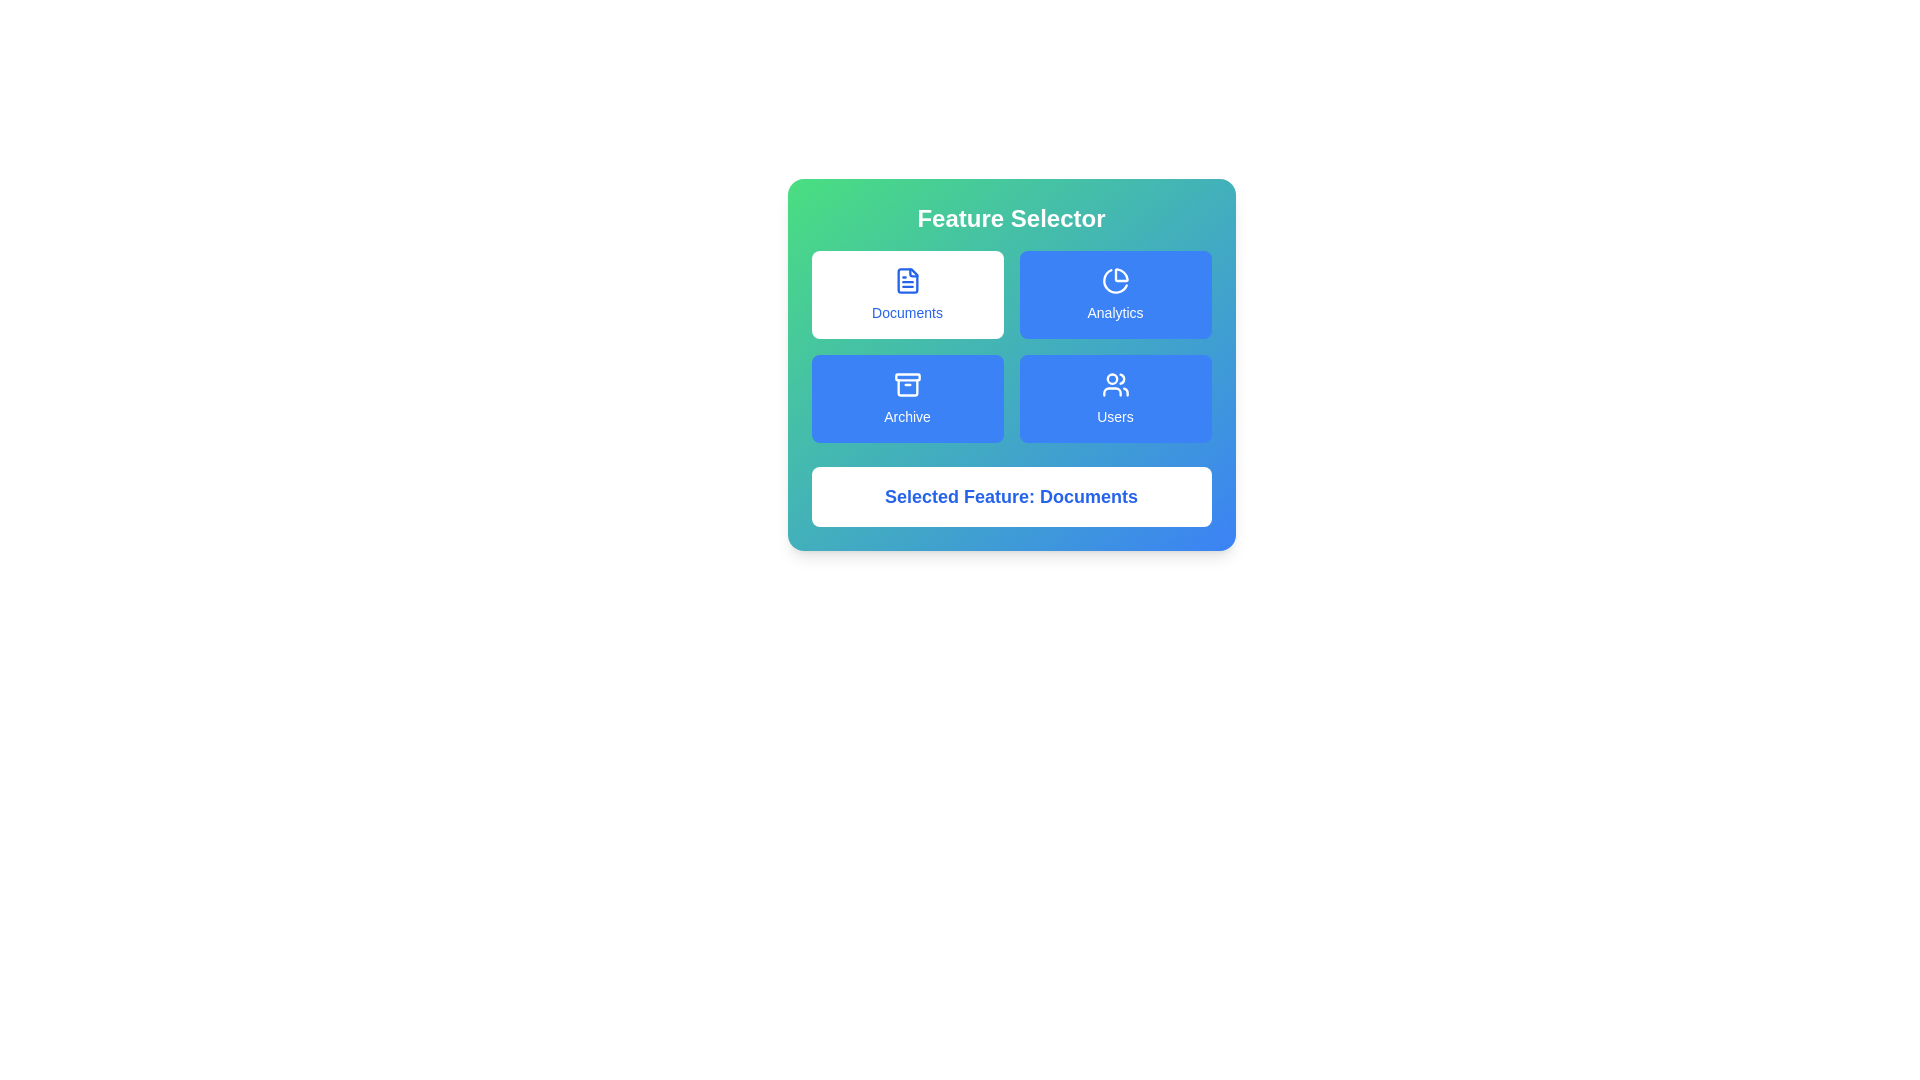  What do you see at coordinates (906, 377) in the screenshot?
I see `top lid of the archive box icon, which is represented by the SVG rectangle component located in the second row, first column of the grid layout` at bounding box center [906, 377].